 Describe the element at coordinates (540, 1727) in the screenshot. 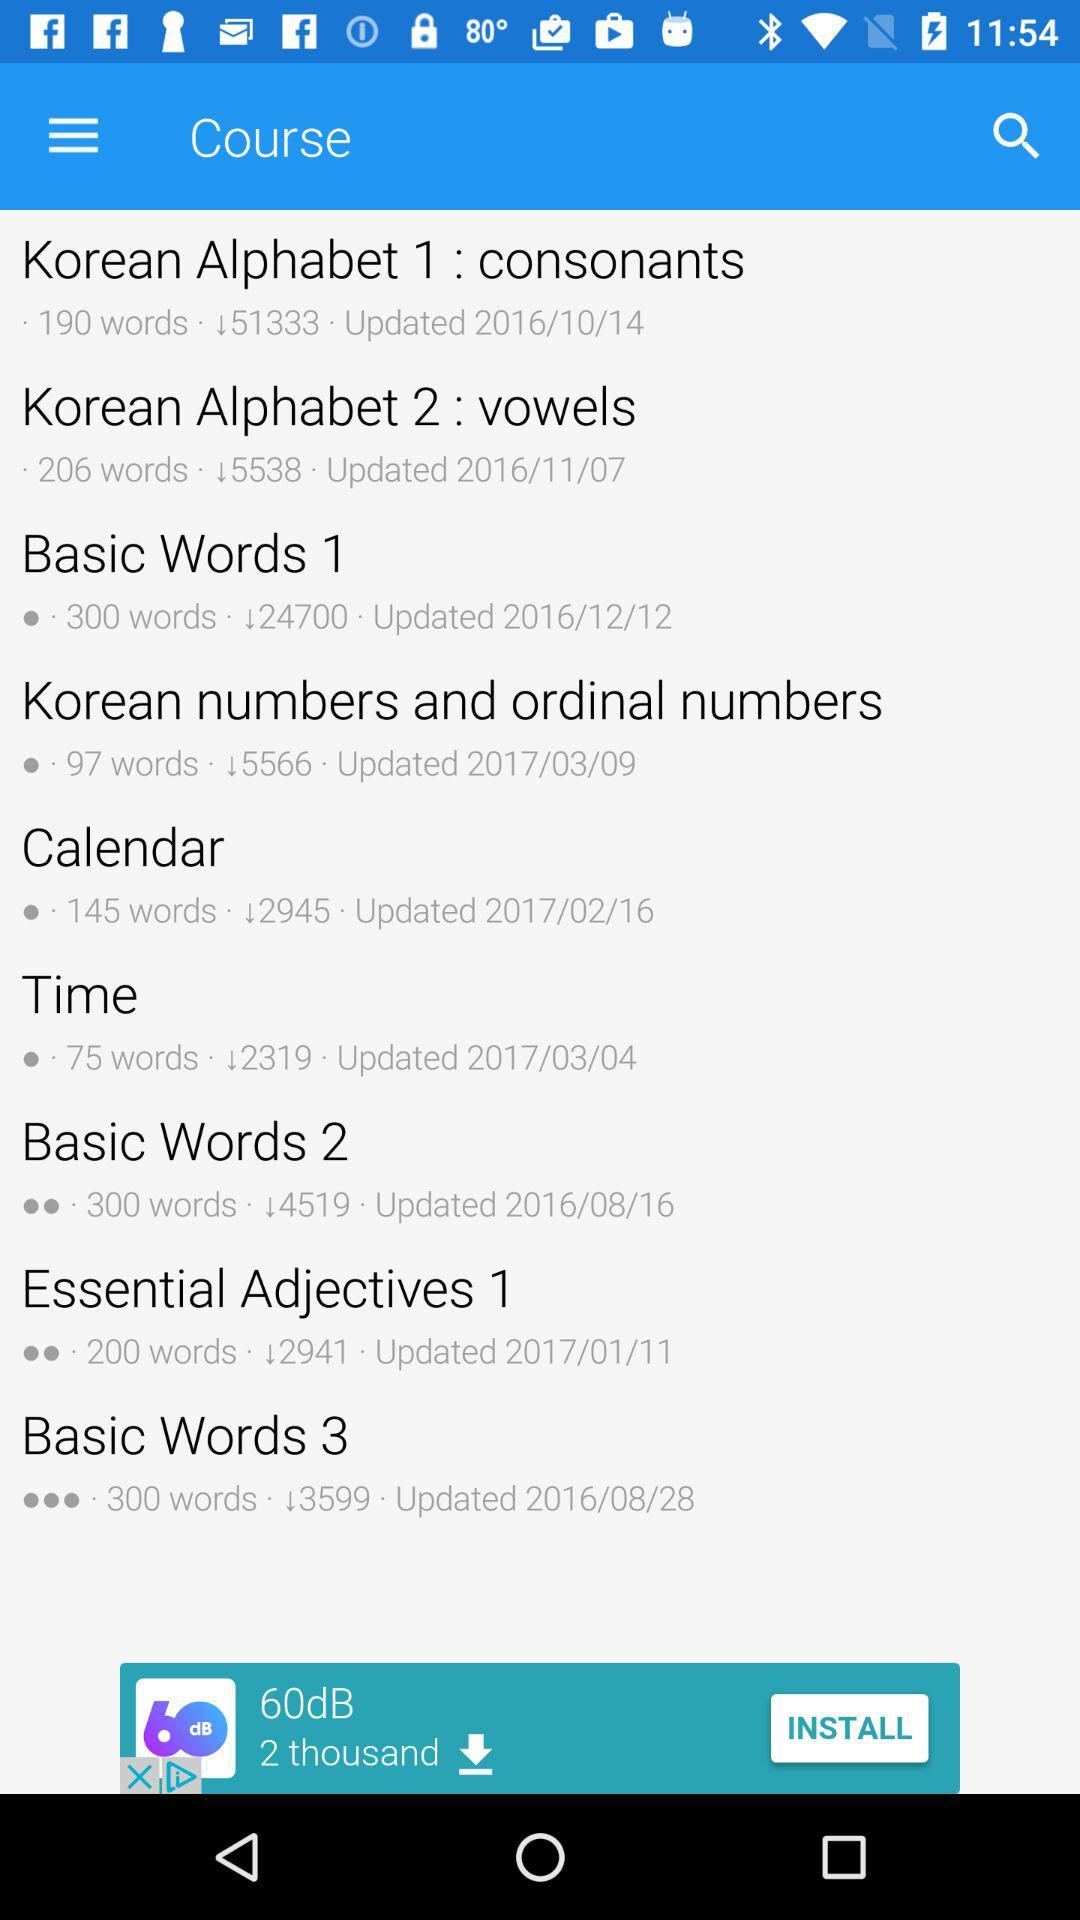

I see `advertisement bar` at that location.